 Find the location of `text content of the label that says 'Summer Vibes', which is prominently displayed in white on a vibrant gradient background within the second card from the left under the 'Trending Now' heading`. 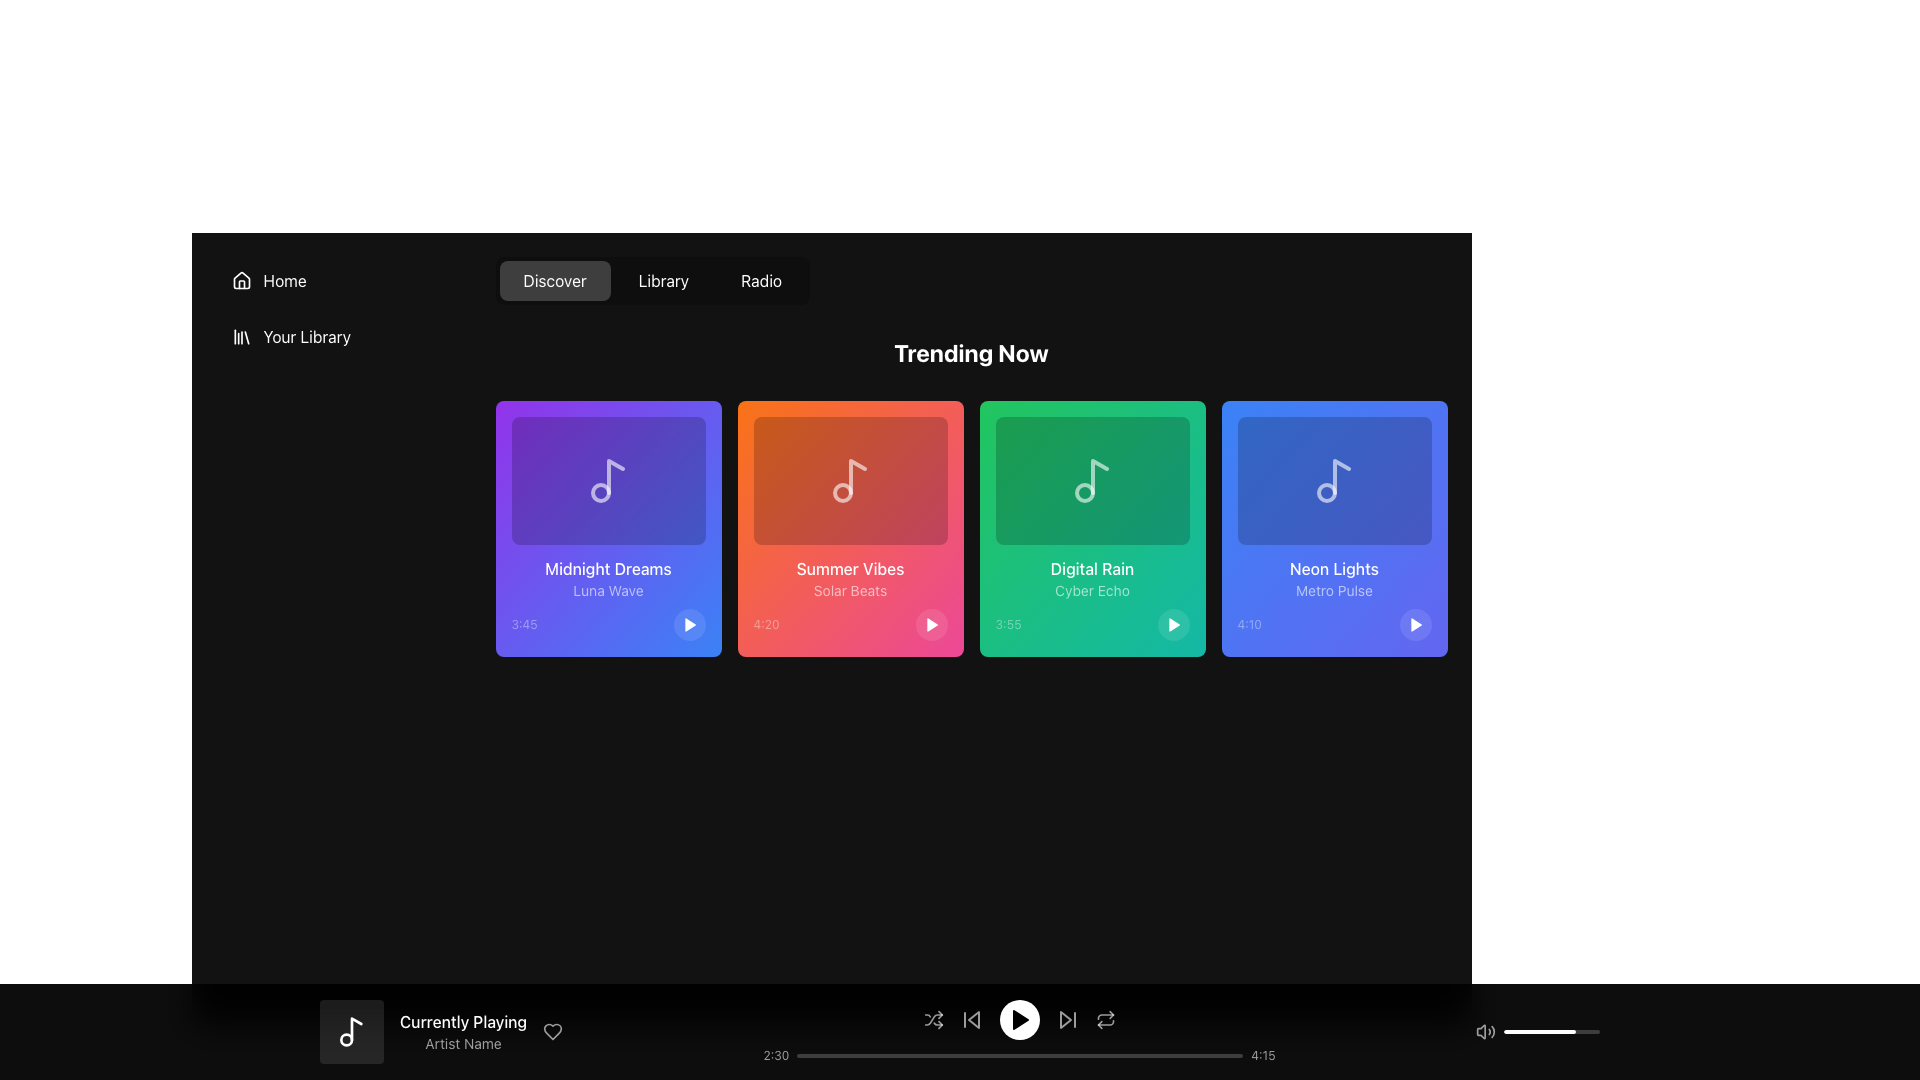

text content of the label that says 'Summer Vibes', which is prominently displayed in white on a vibrant gradient background within the second card from the left under the 'Trending Now' heading is located at coordinates (850, 569).